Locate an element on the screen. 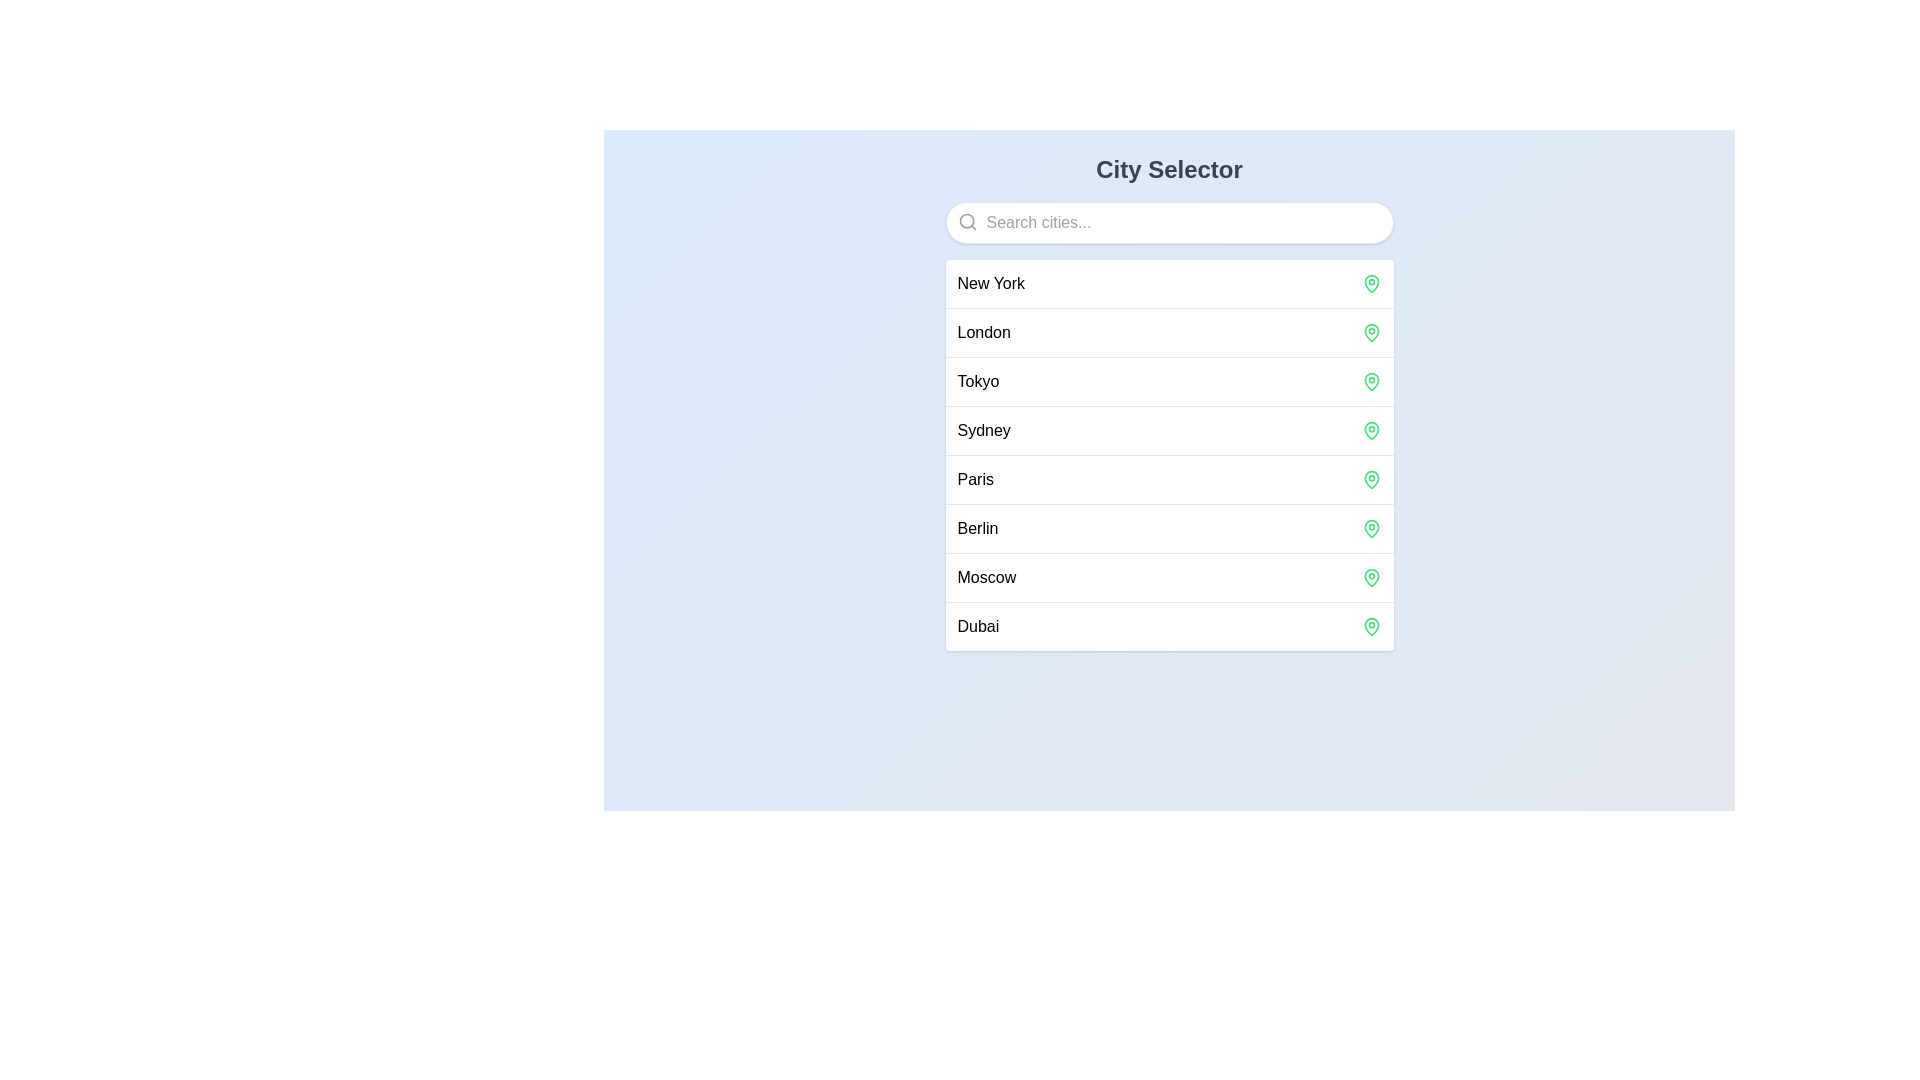 This screenshot has width=1920, height=1080. the 'Tokyo' text label in the third position of the city list is located at coordinates (978, 381).